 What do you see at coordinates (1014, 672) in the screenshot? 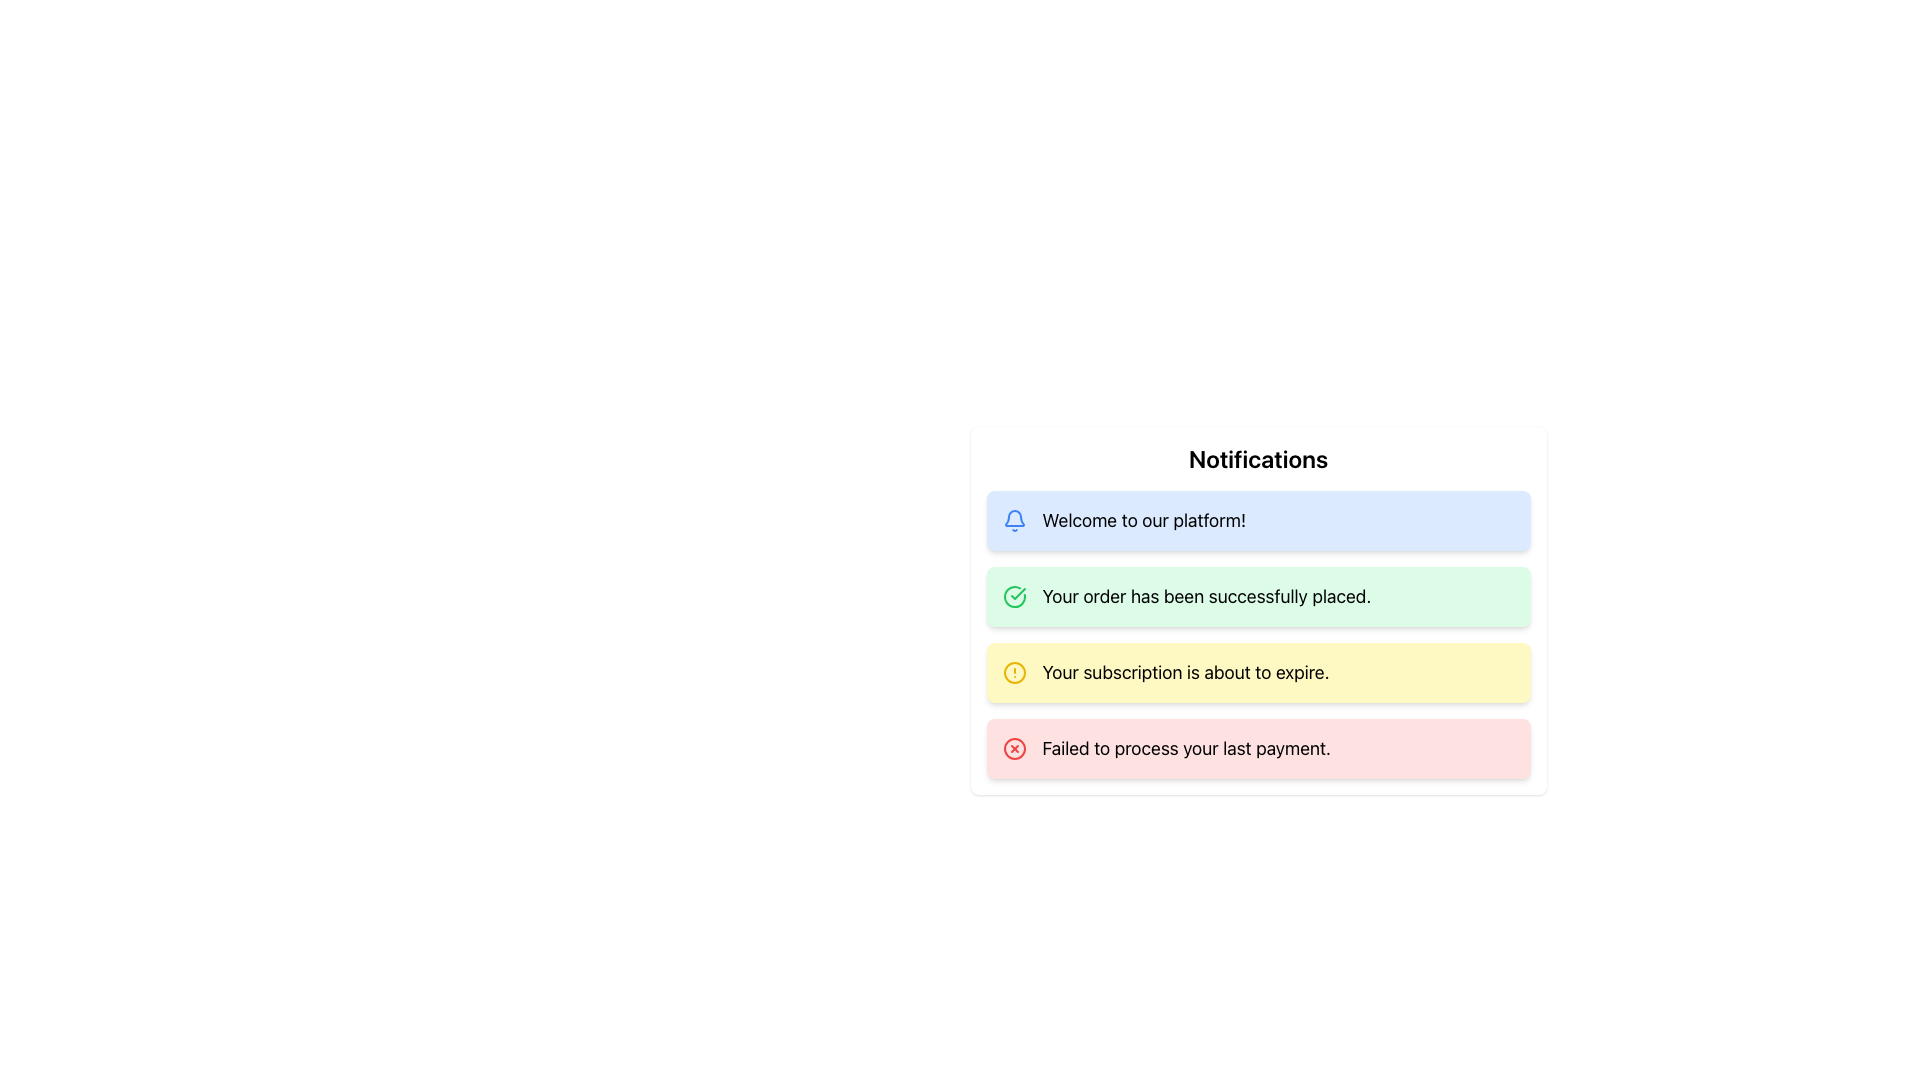
I see `the circular icon with a yellow border in the notification interface, which serves as the primary visual indicator for the notification entry` at bounding box center [1014, 672].